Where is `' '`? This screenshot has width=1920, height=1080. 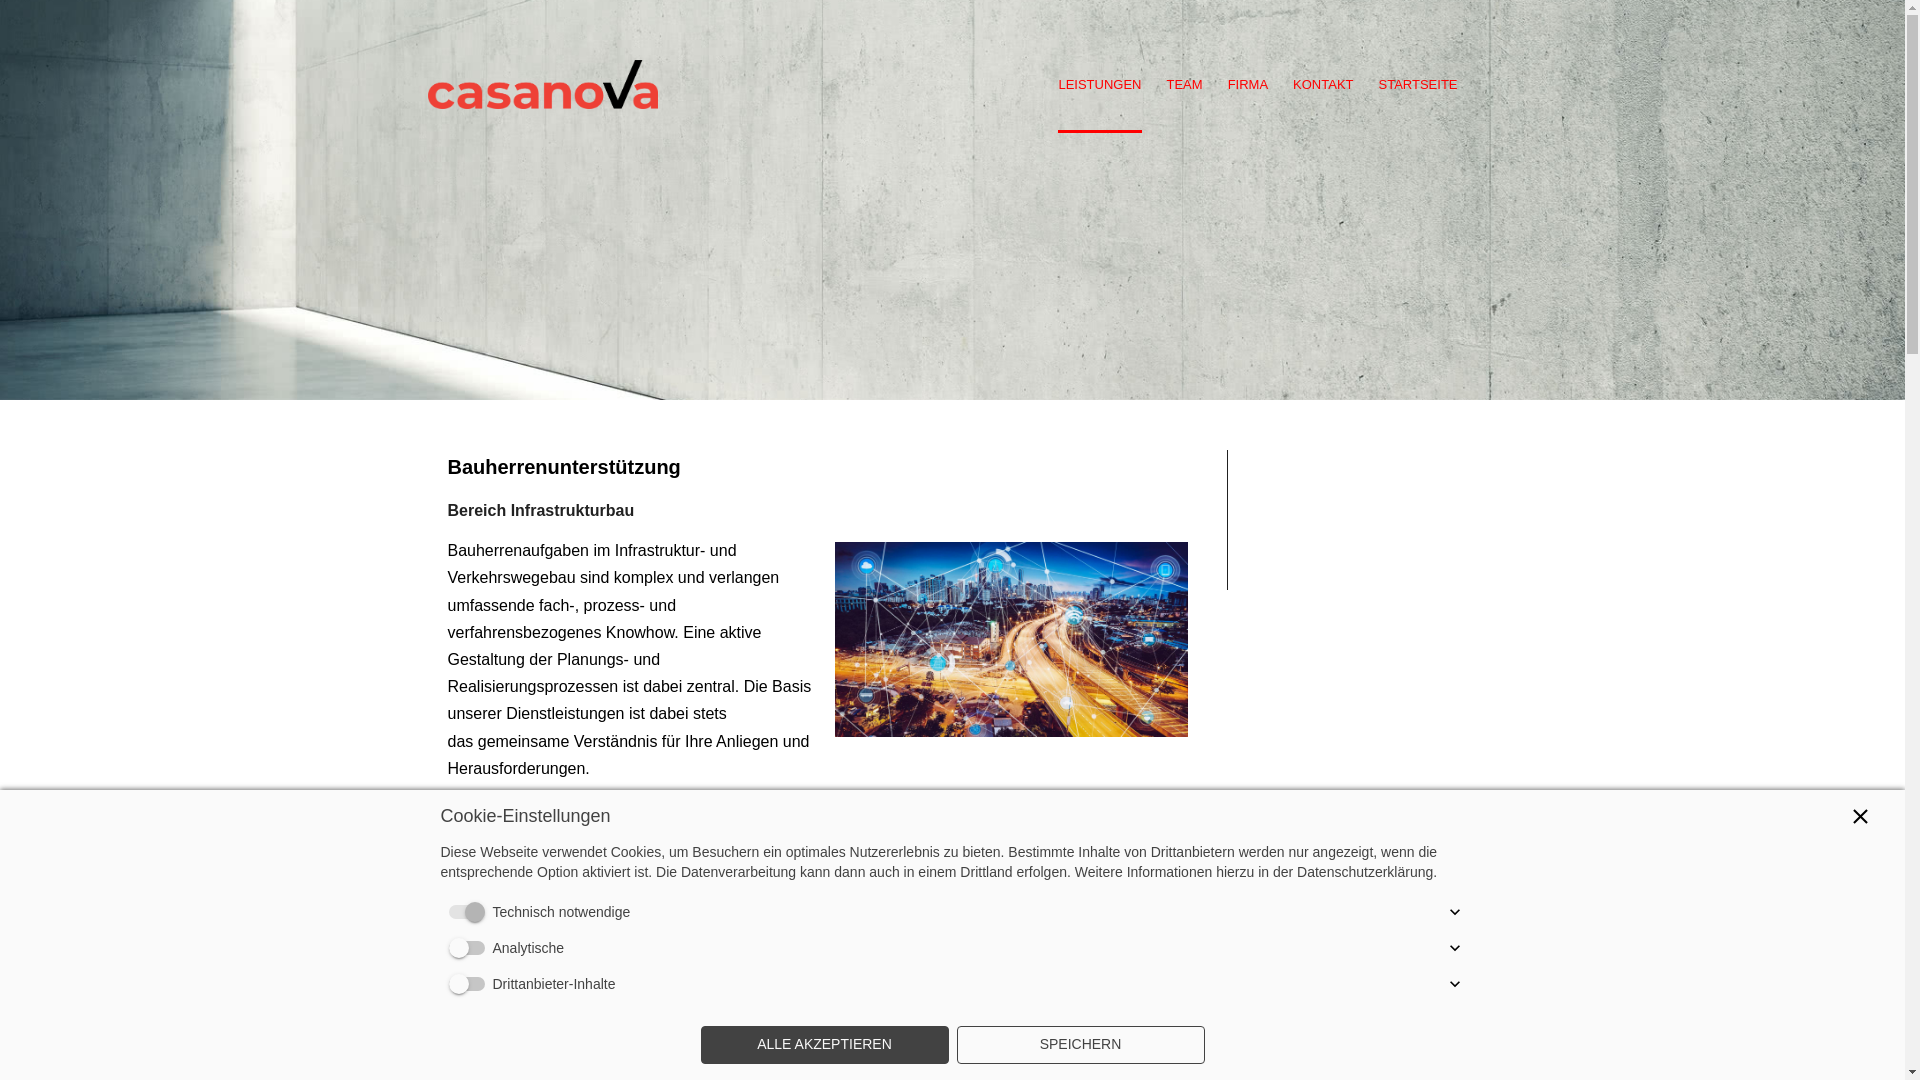 ' ' is located at coordinates (542, 49).